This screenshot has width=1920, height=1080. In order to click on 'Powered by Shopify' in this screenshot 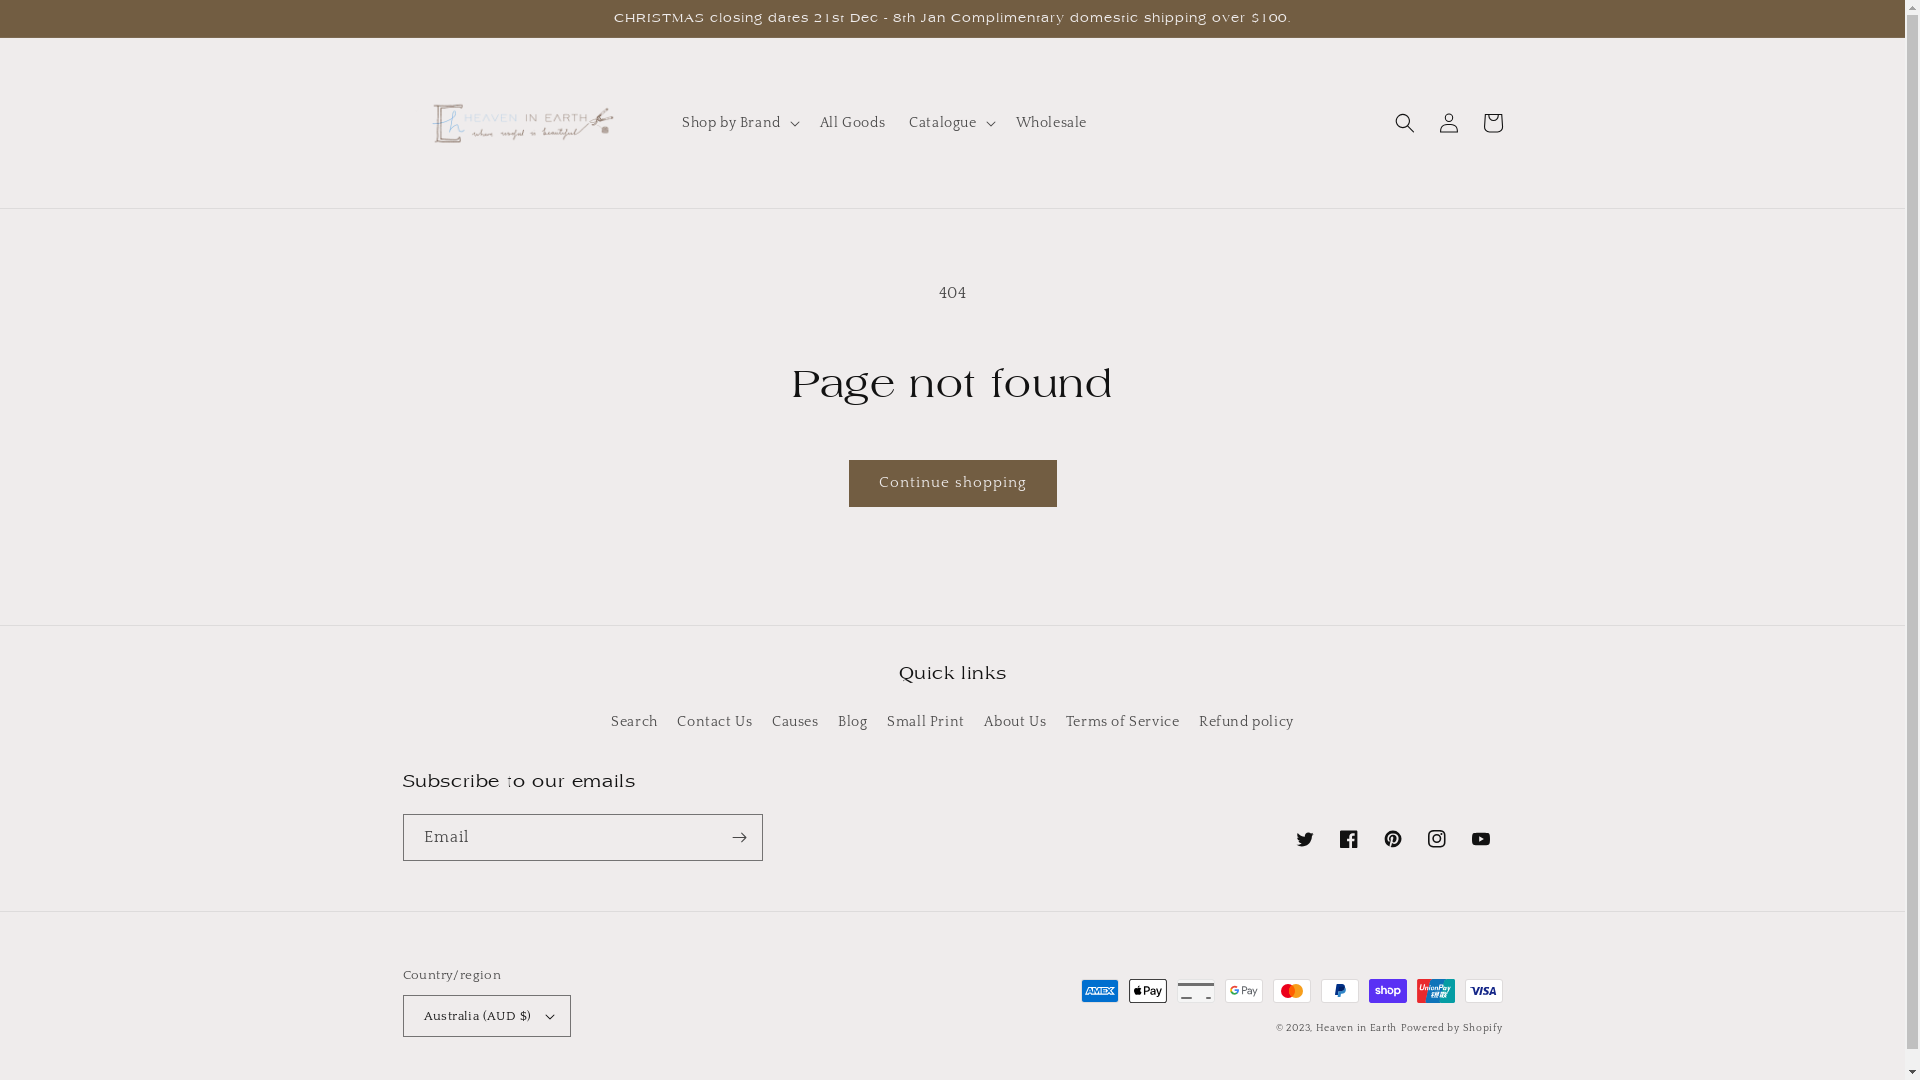, I will do `click(1452, 1028)`.